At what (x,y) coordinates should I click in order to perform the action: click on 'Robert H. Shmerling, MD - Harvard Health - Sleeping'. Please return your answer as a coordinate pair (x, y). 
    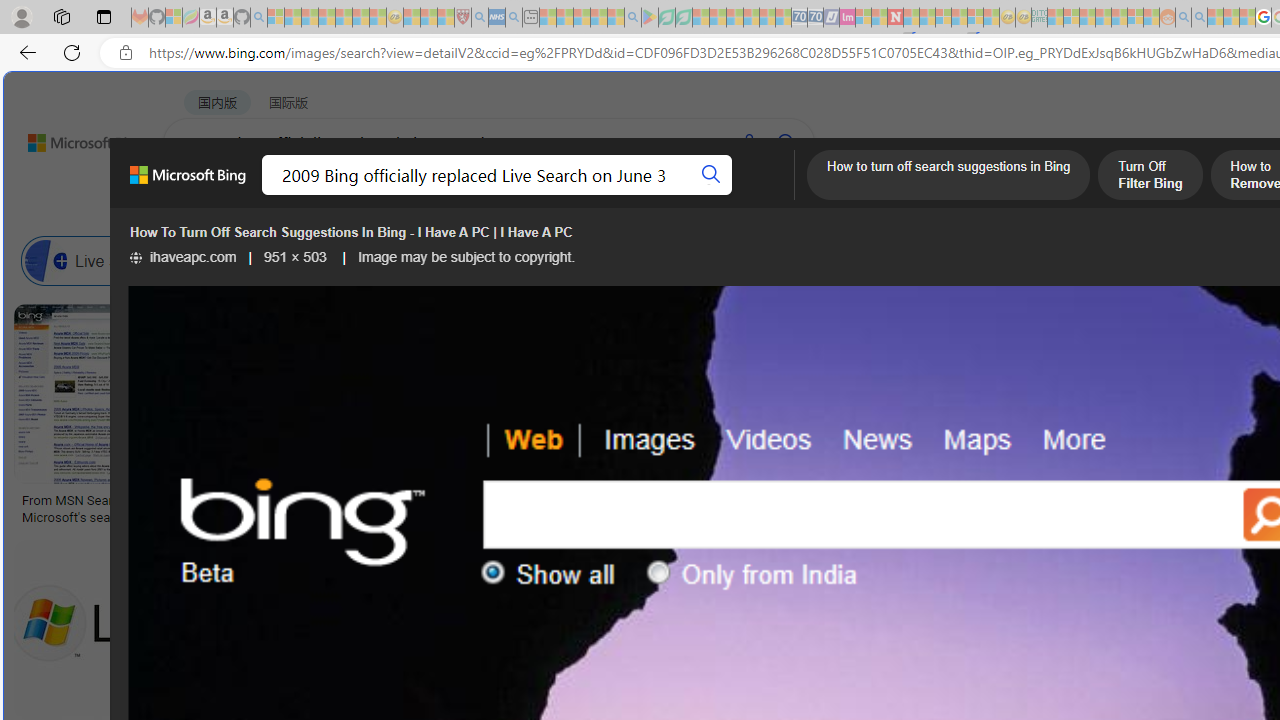
    Looking at the image, I should click on (461, 17).